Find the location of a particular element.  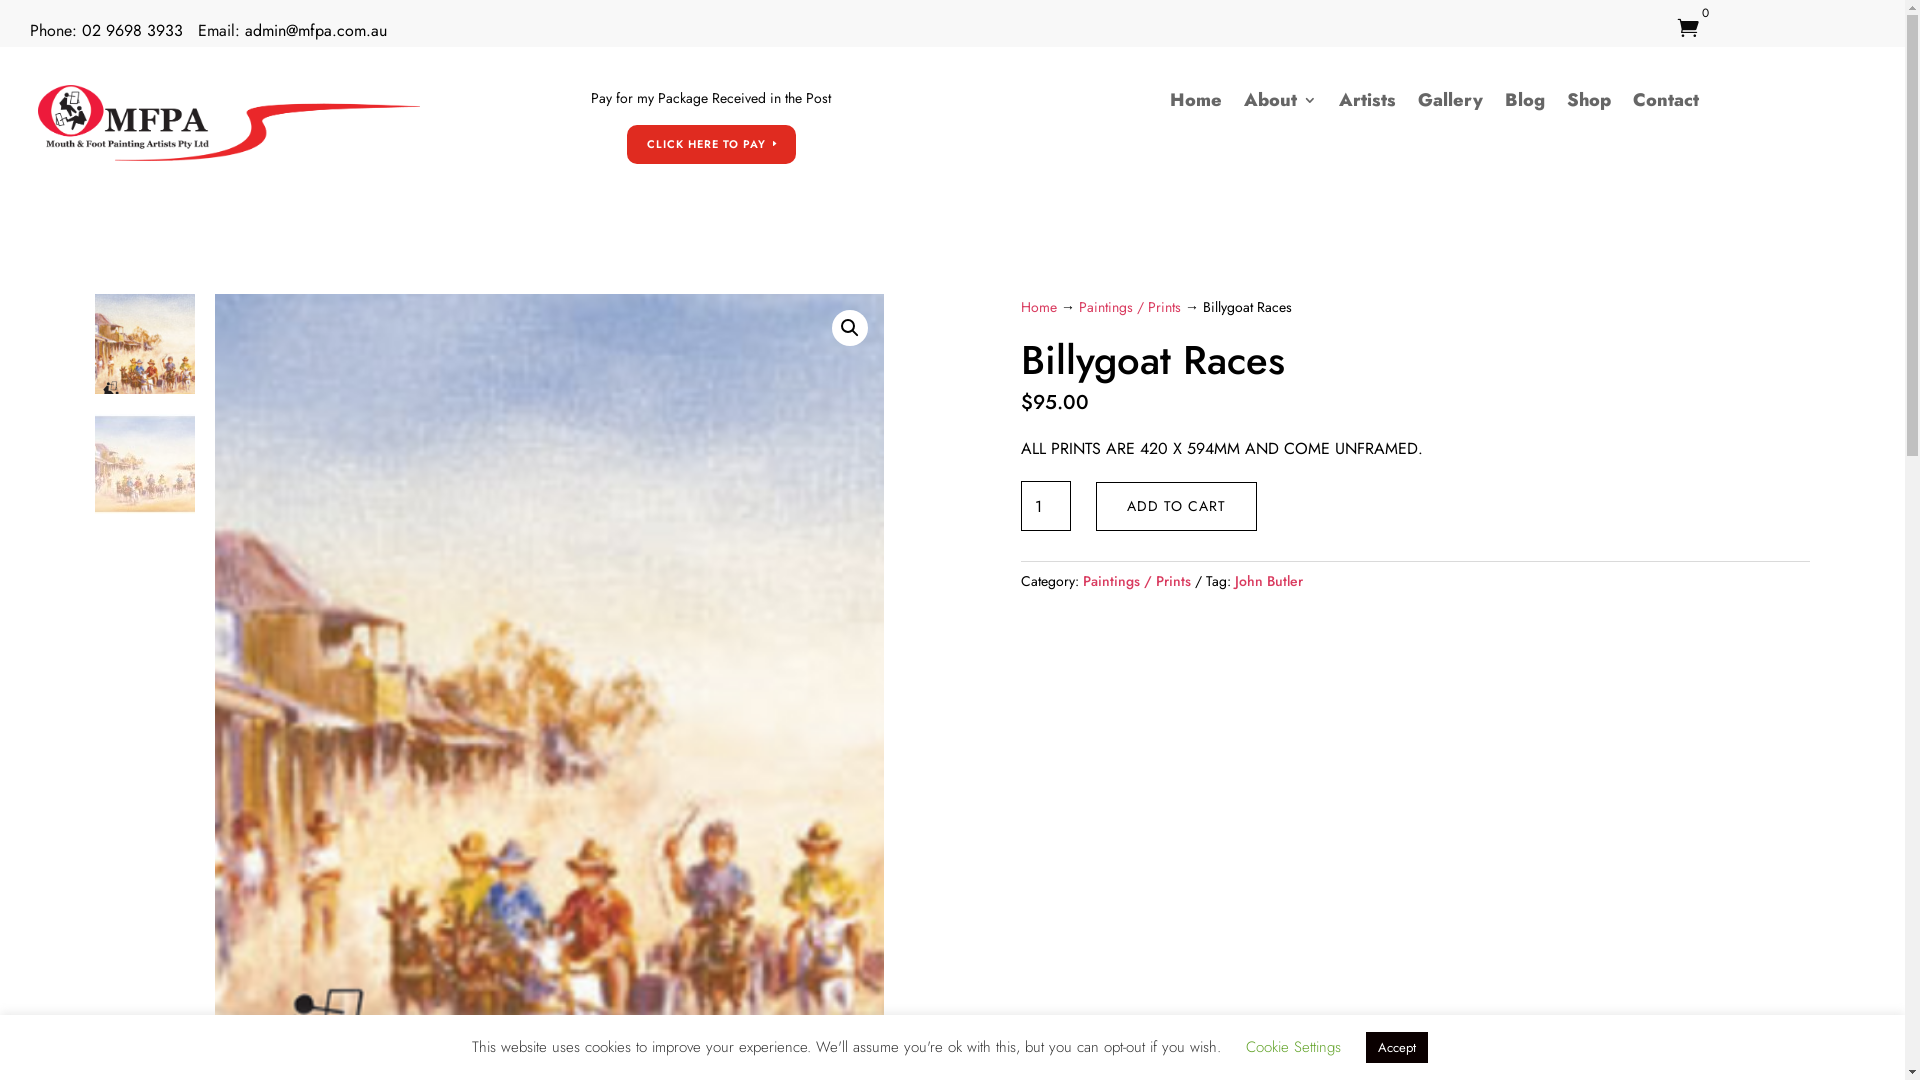

'Blog' is located at coordinates (1524, 104).